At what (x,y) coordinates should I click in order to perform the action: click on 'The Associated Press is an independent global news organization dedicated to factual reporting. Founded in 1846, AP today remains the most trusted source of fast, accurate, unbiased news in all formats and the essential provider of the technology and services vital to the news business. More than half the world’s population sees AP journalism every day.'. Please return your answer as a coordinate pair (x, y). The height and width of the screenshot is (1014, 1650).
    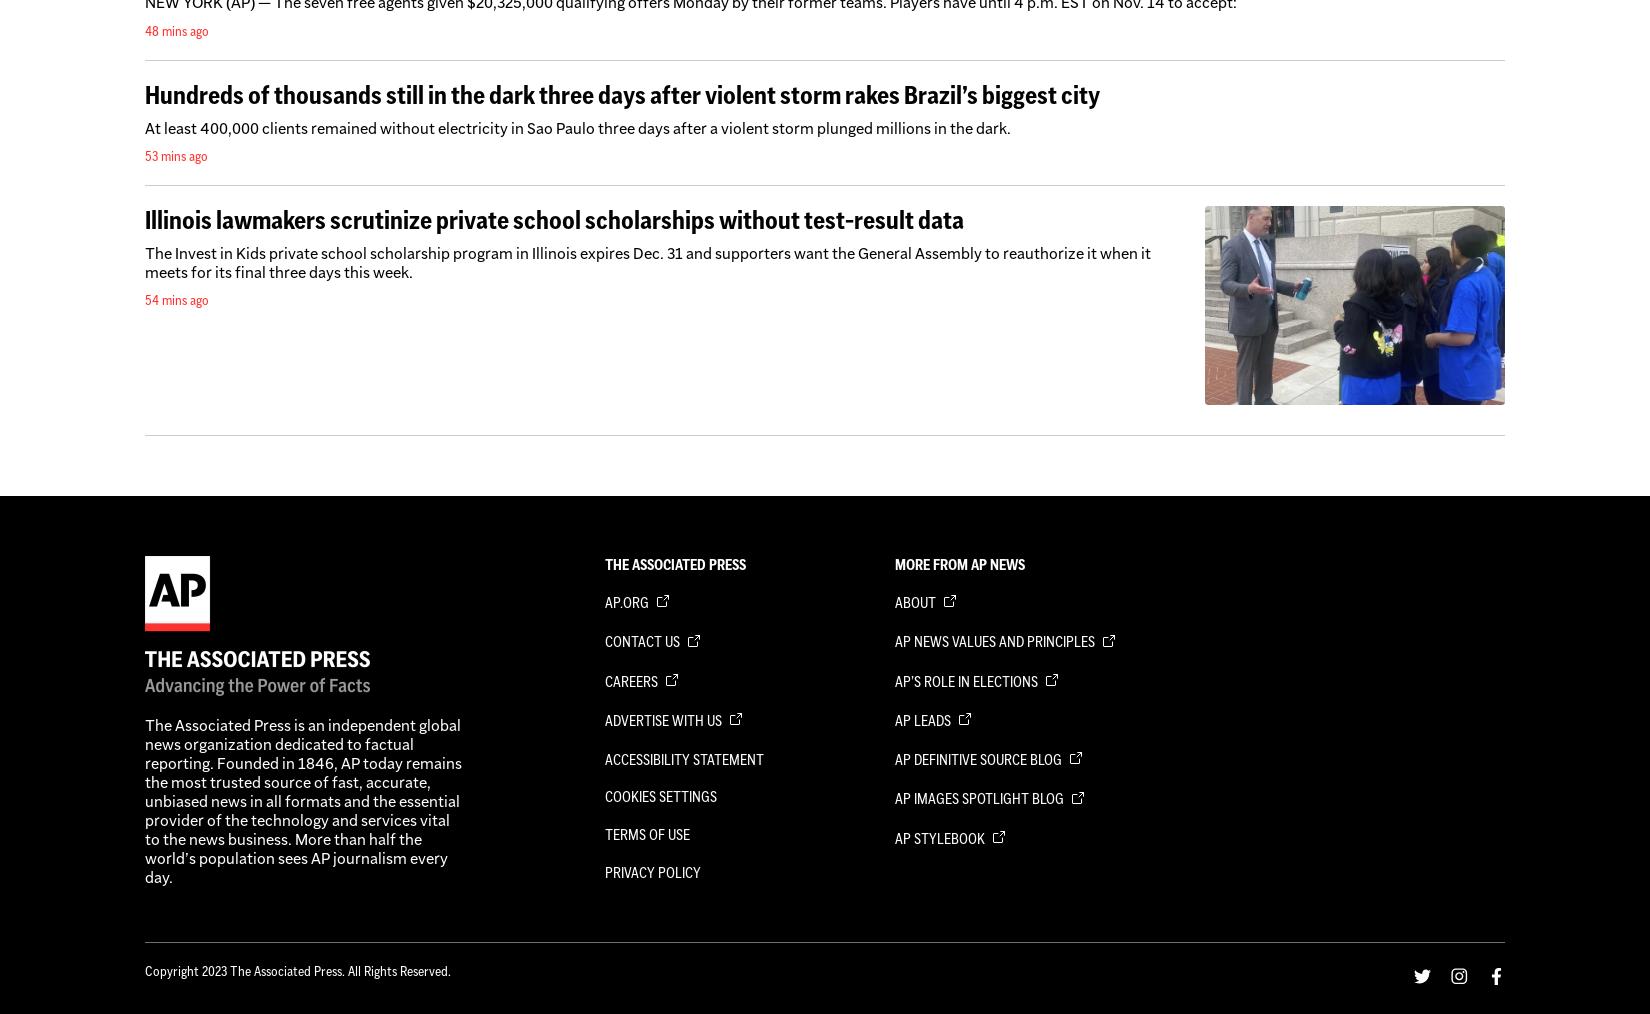
    Looking at the image, I should click on (303, 801).